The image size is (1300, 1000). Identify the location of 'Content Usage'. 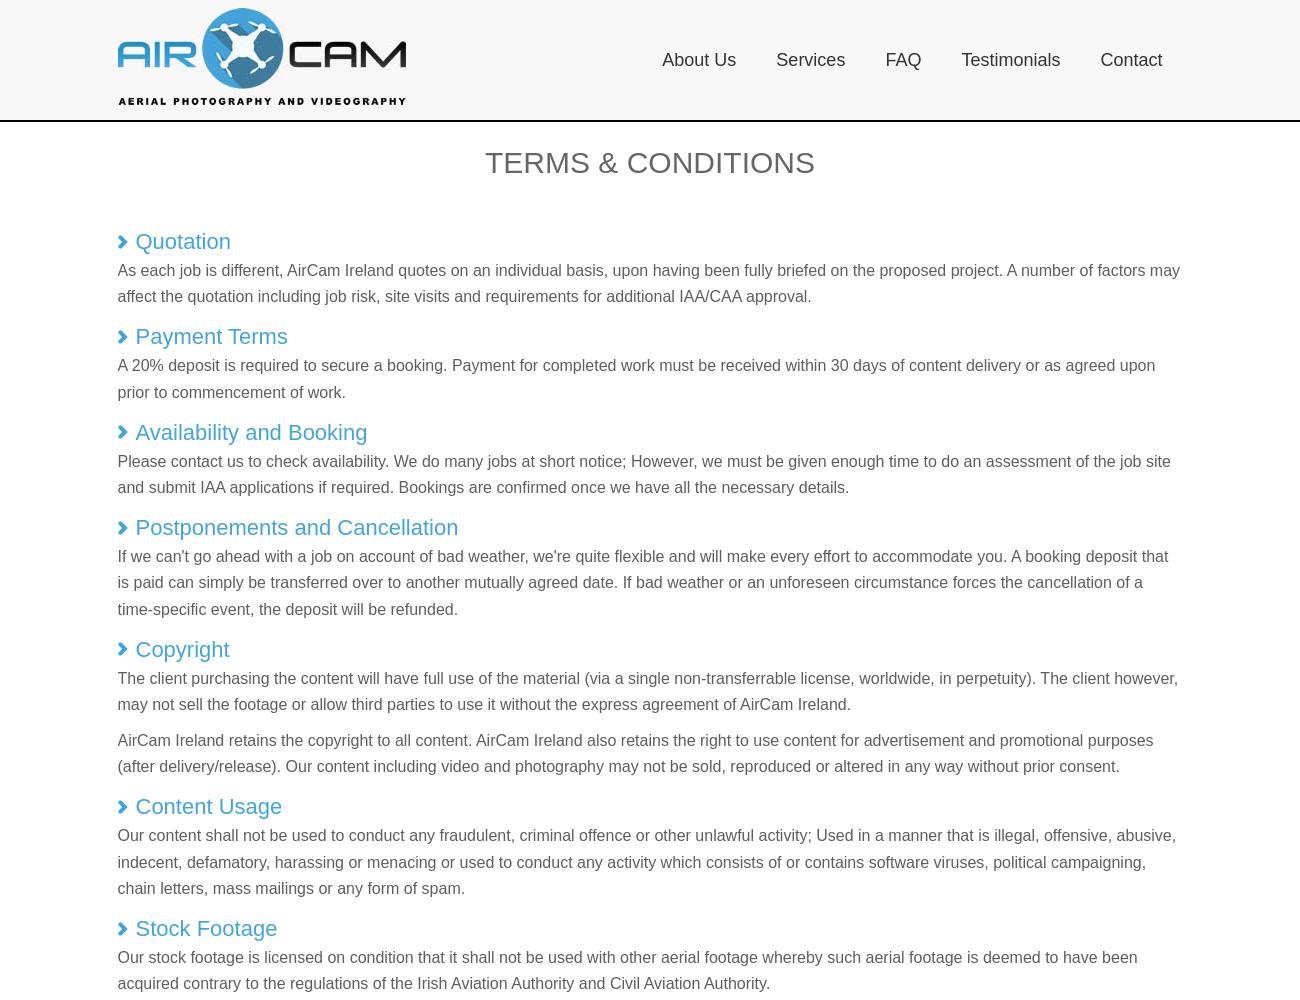
(208, 806).